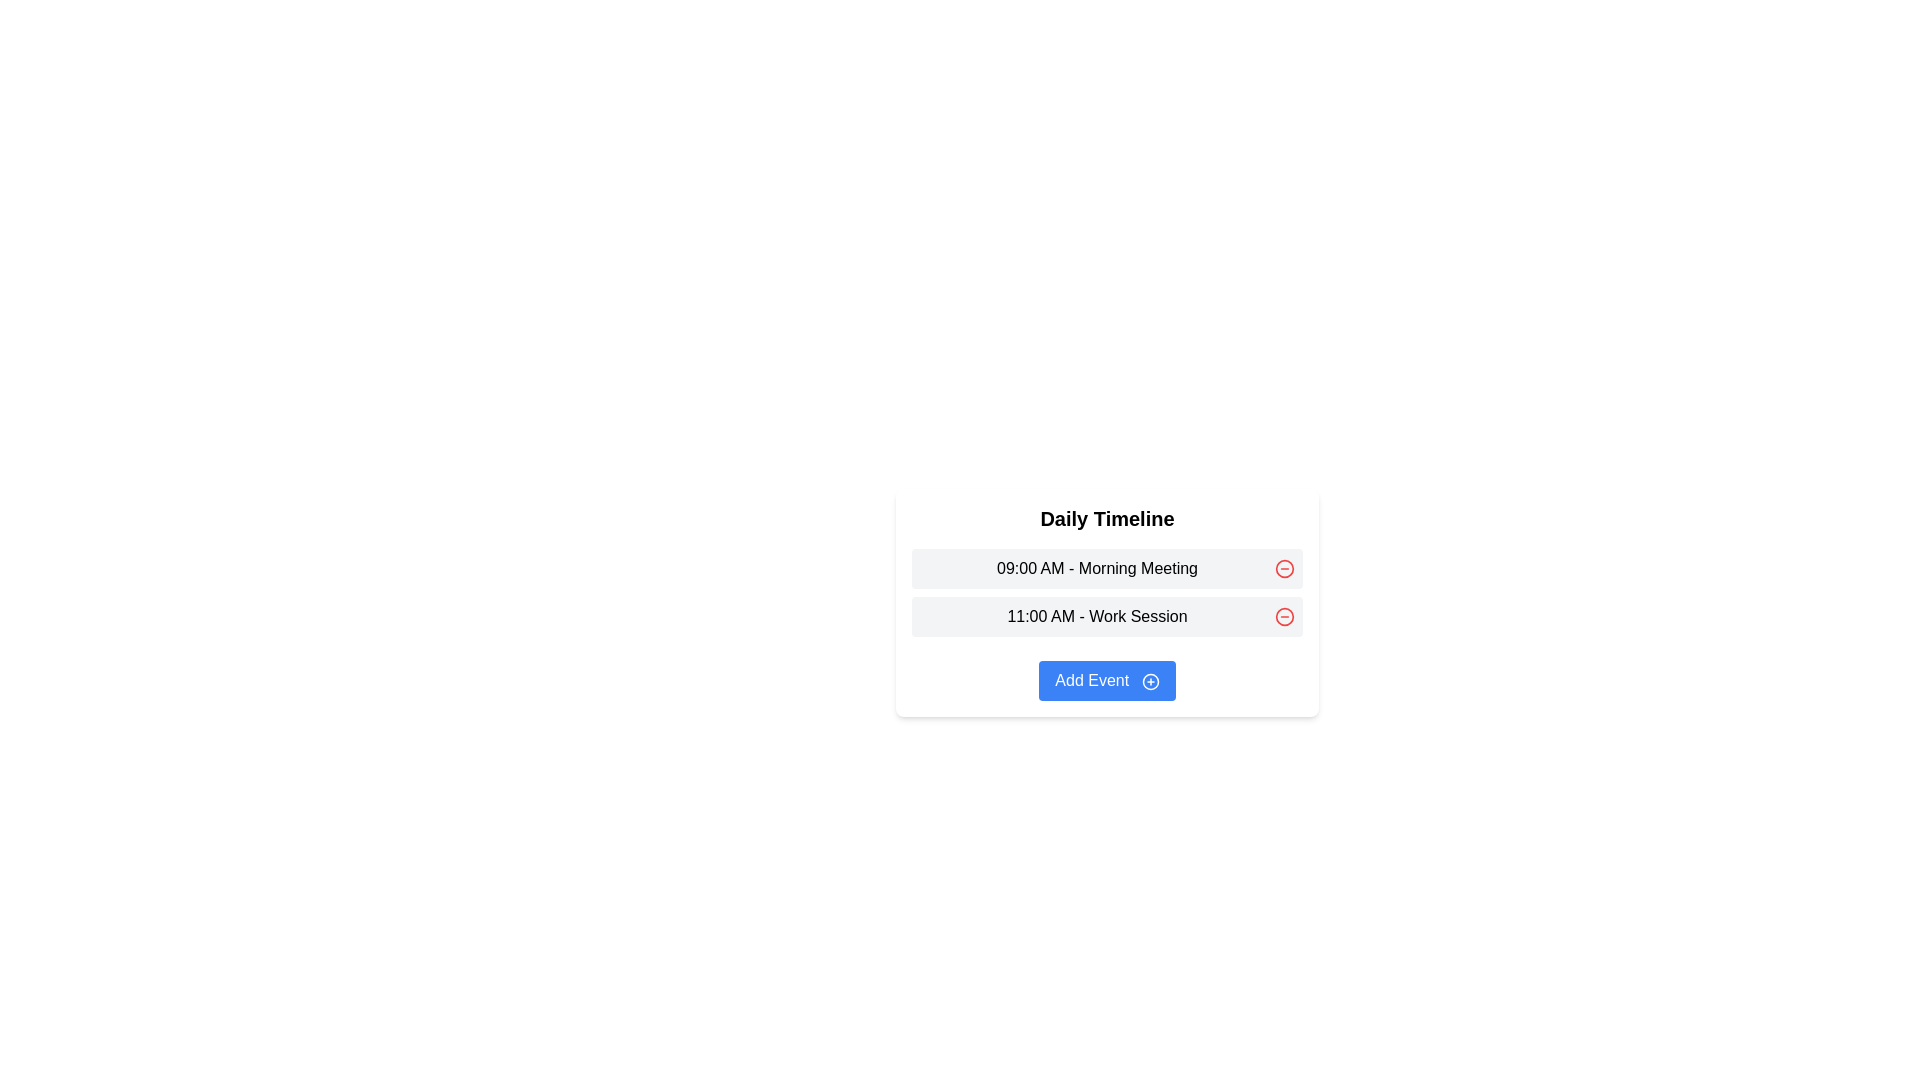  I want to click on the deletion button located on the far right of the row displaying the event '11:00 AM - Work Session', so click(1285, 616).